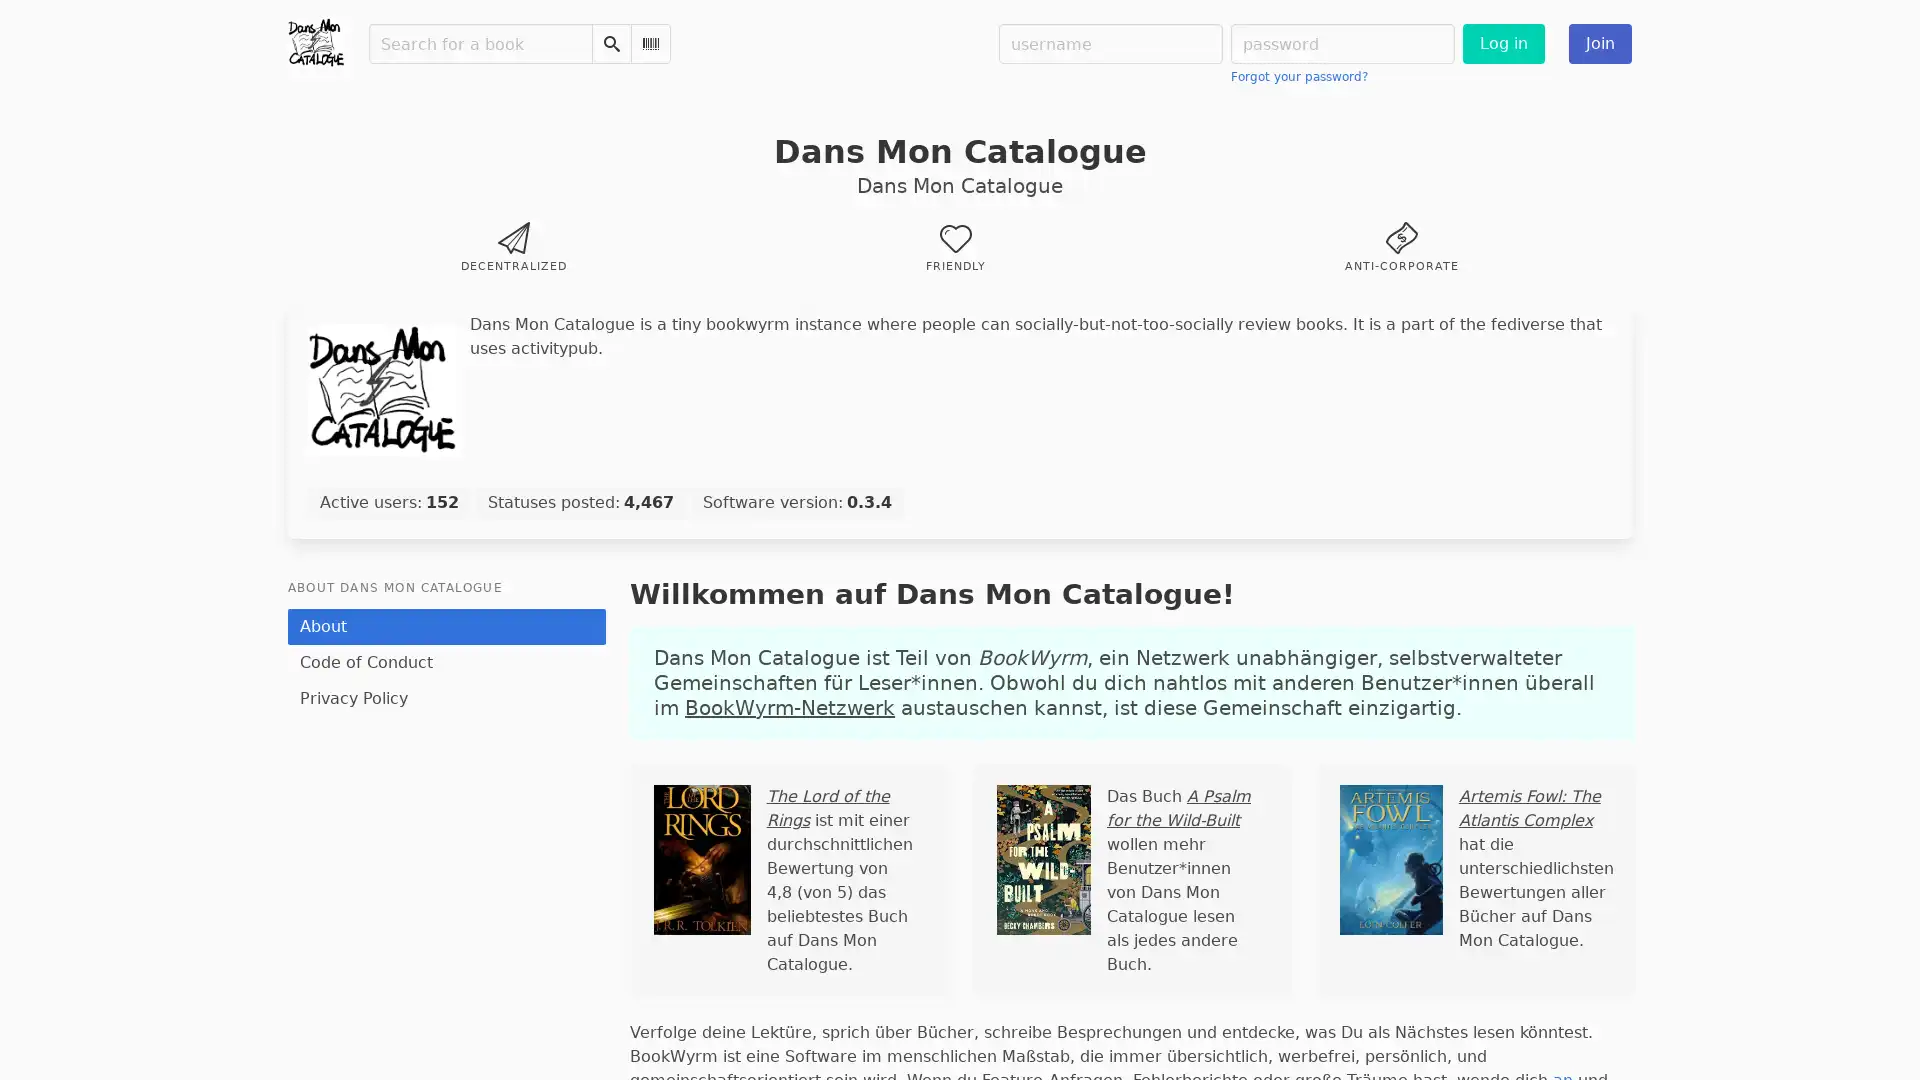 The height and width of the screenshot is (1080, 1920). What do you see at coordinates (1503, 43) in the screenshot?
I see `Log in` at bounding box center [1503, 43].